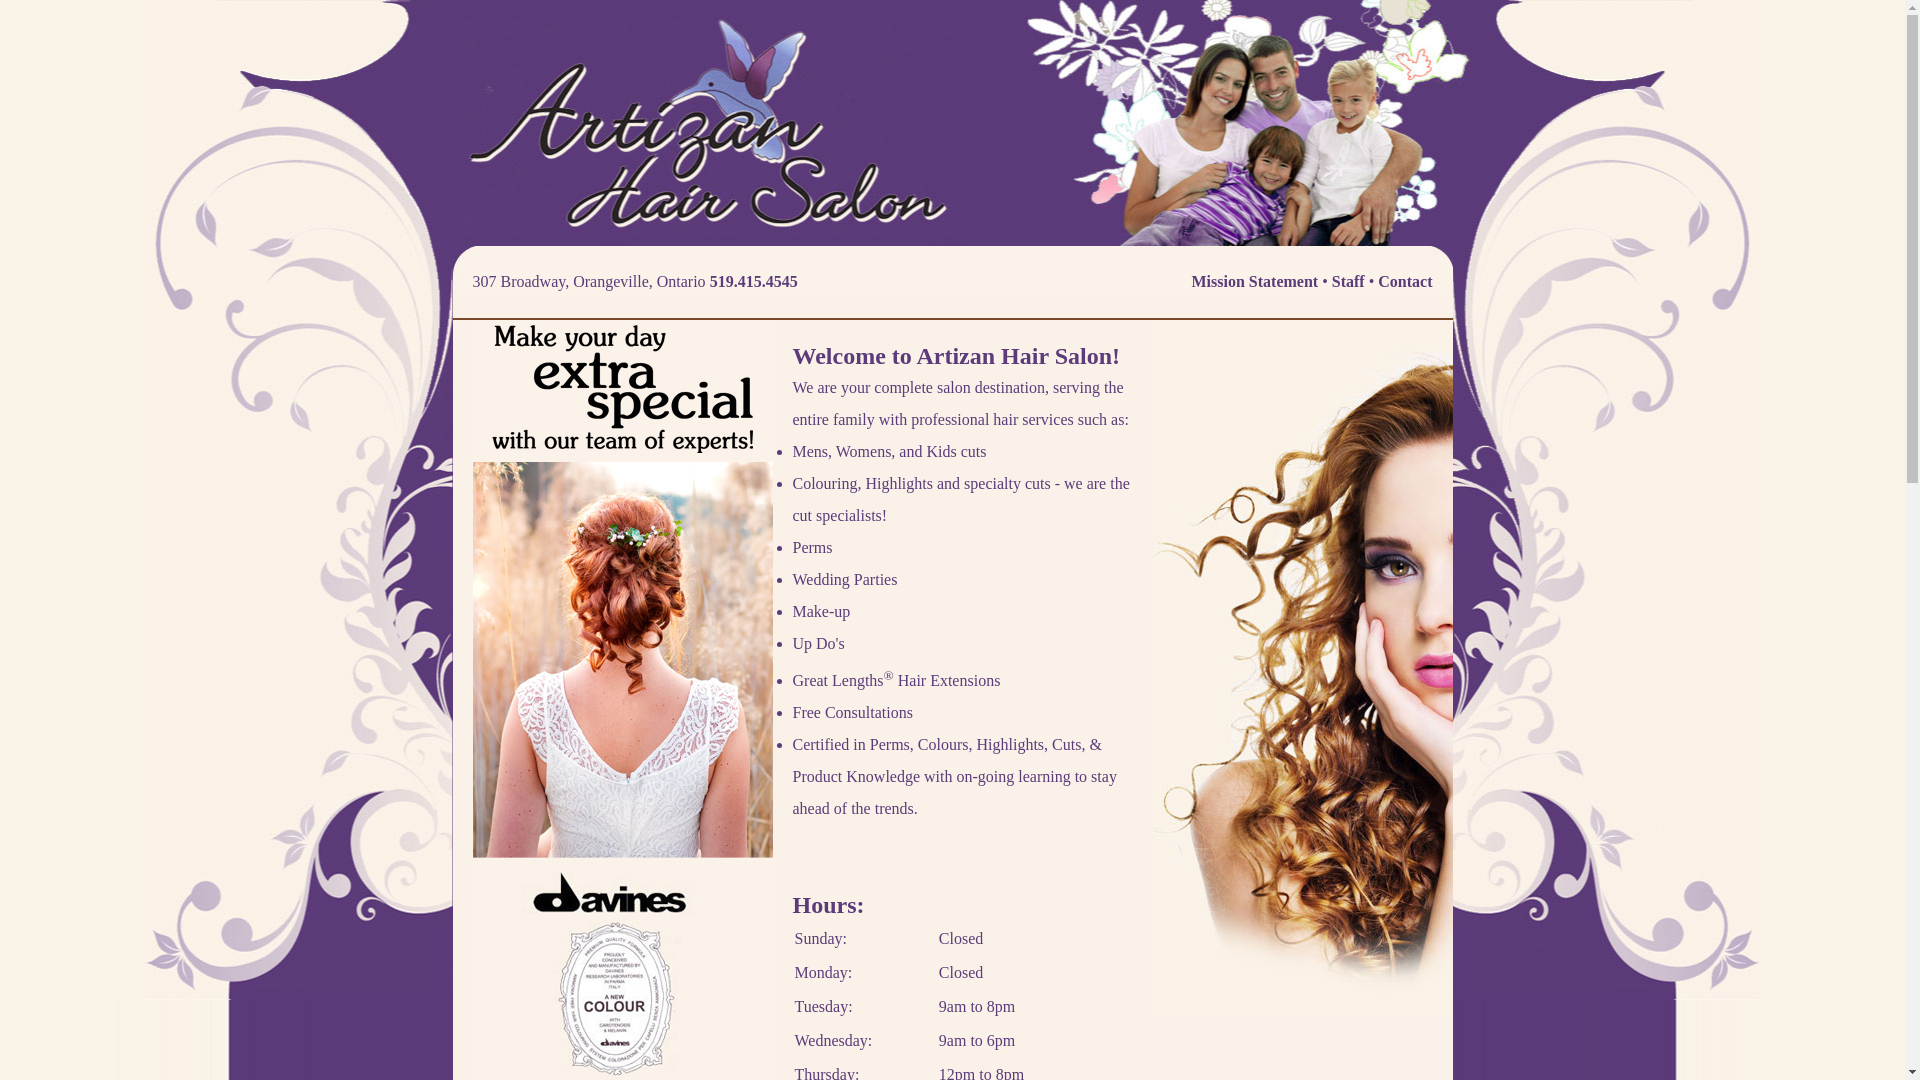 The image size is (1920, 1080). I want to click on 'Mission Statement', so click(1191, 281).